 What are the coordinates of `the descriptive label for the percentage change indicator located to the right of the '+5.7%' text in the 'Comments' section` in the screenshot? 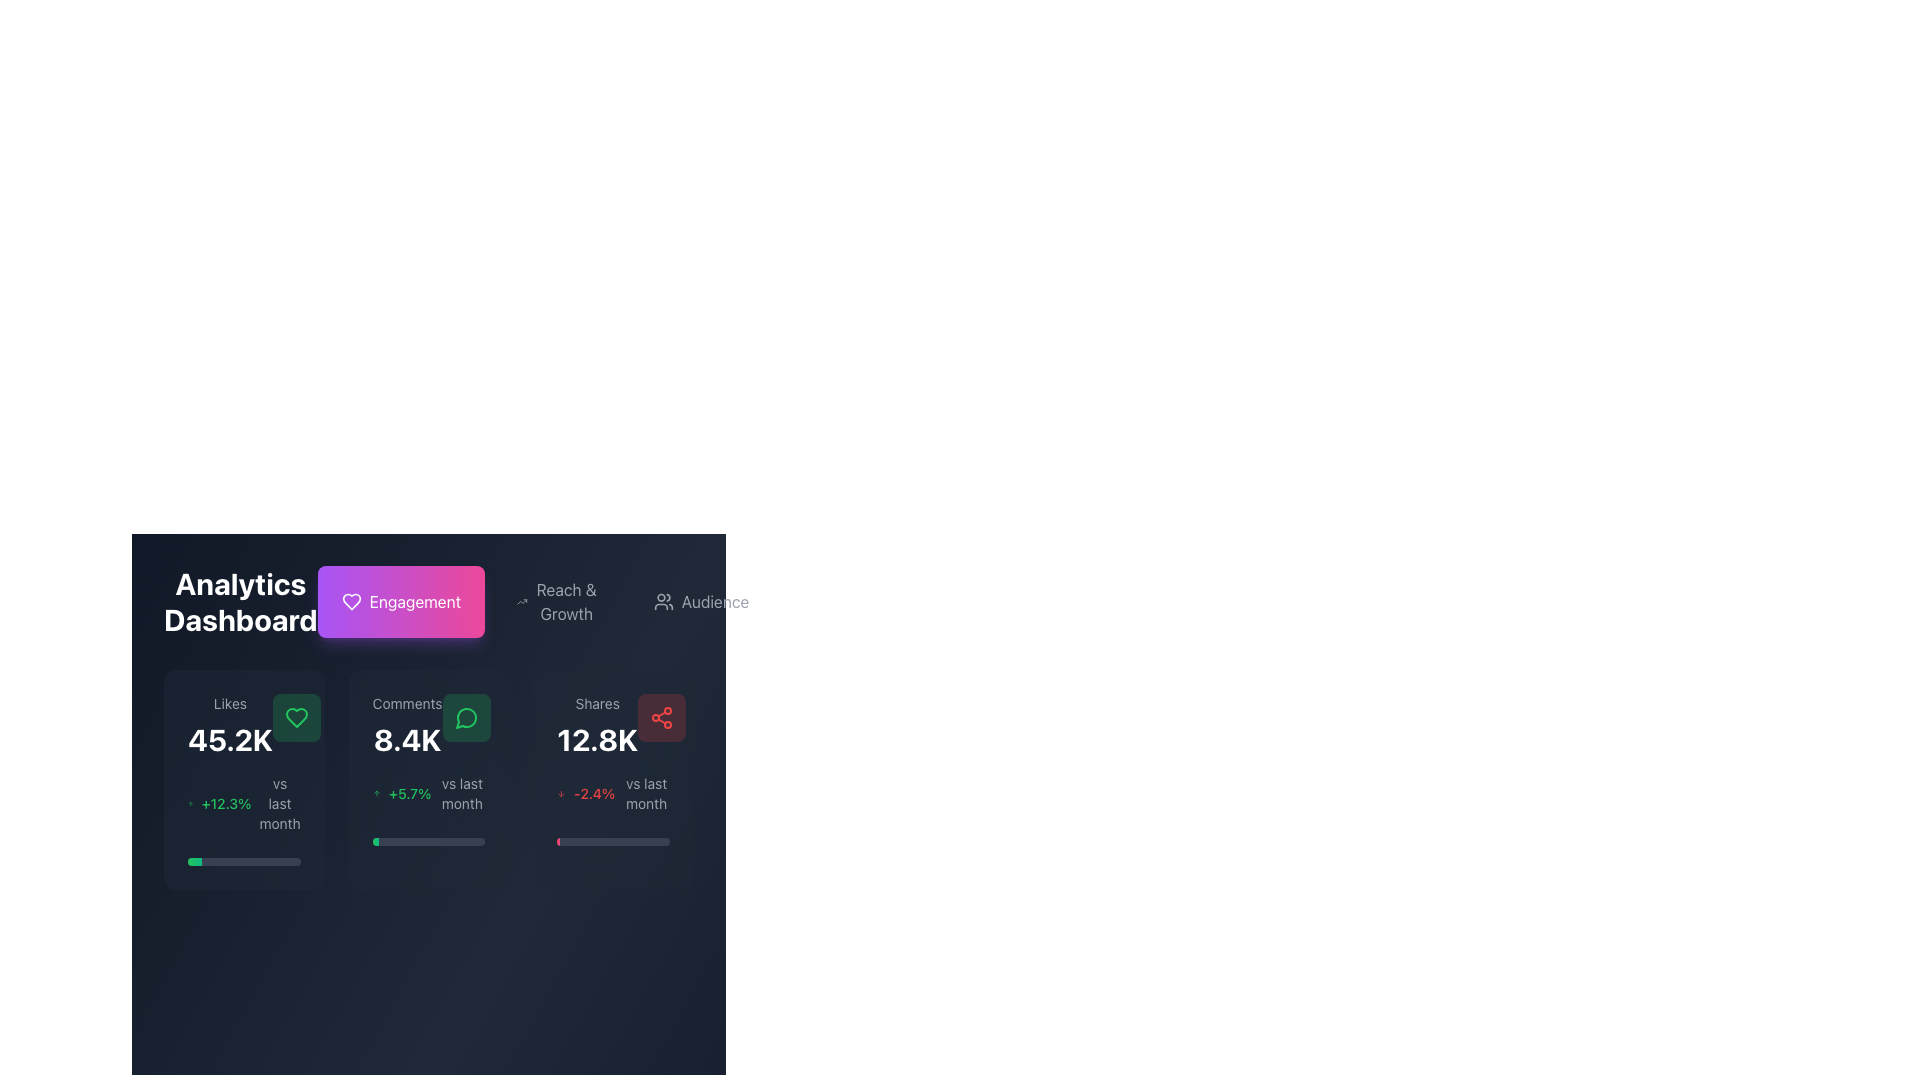 It's located at (461, 793).